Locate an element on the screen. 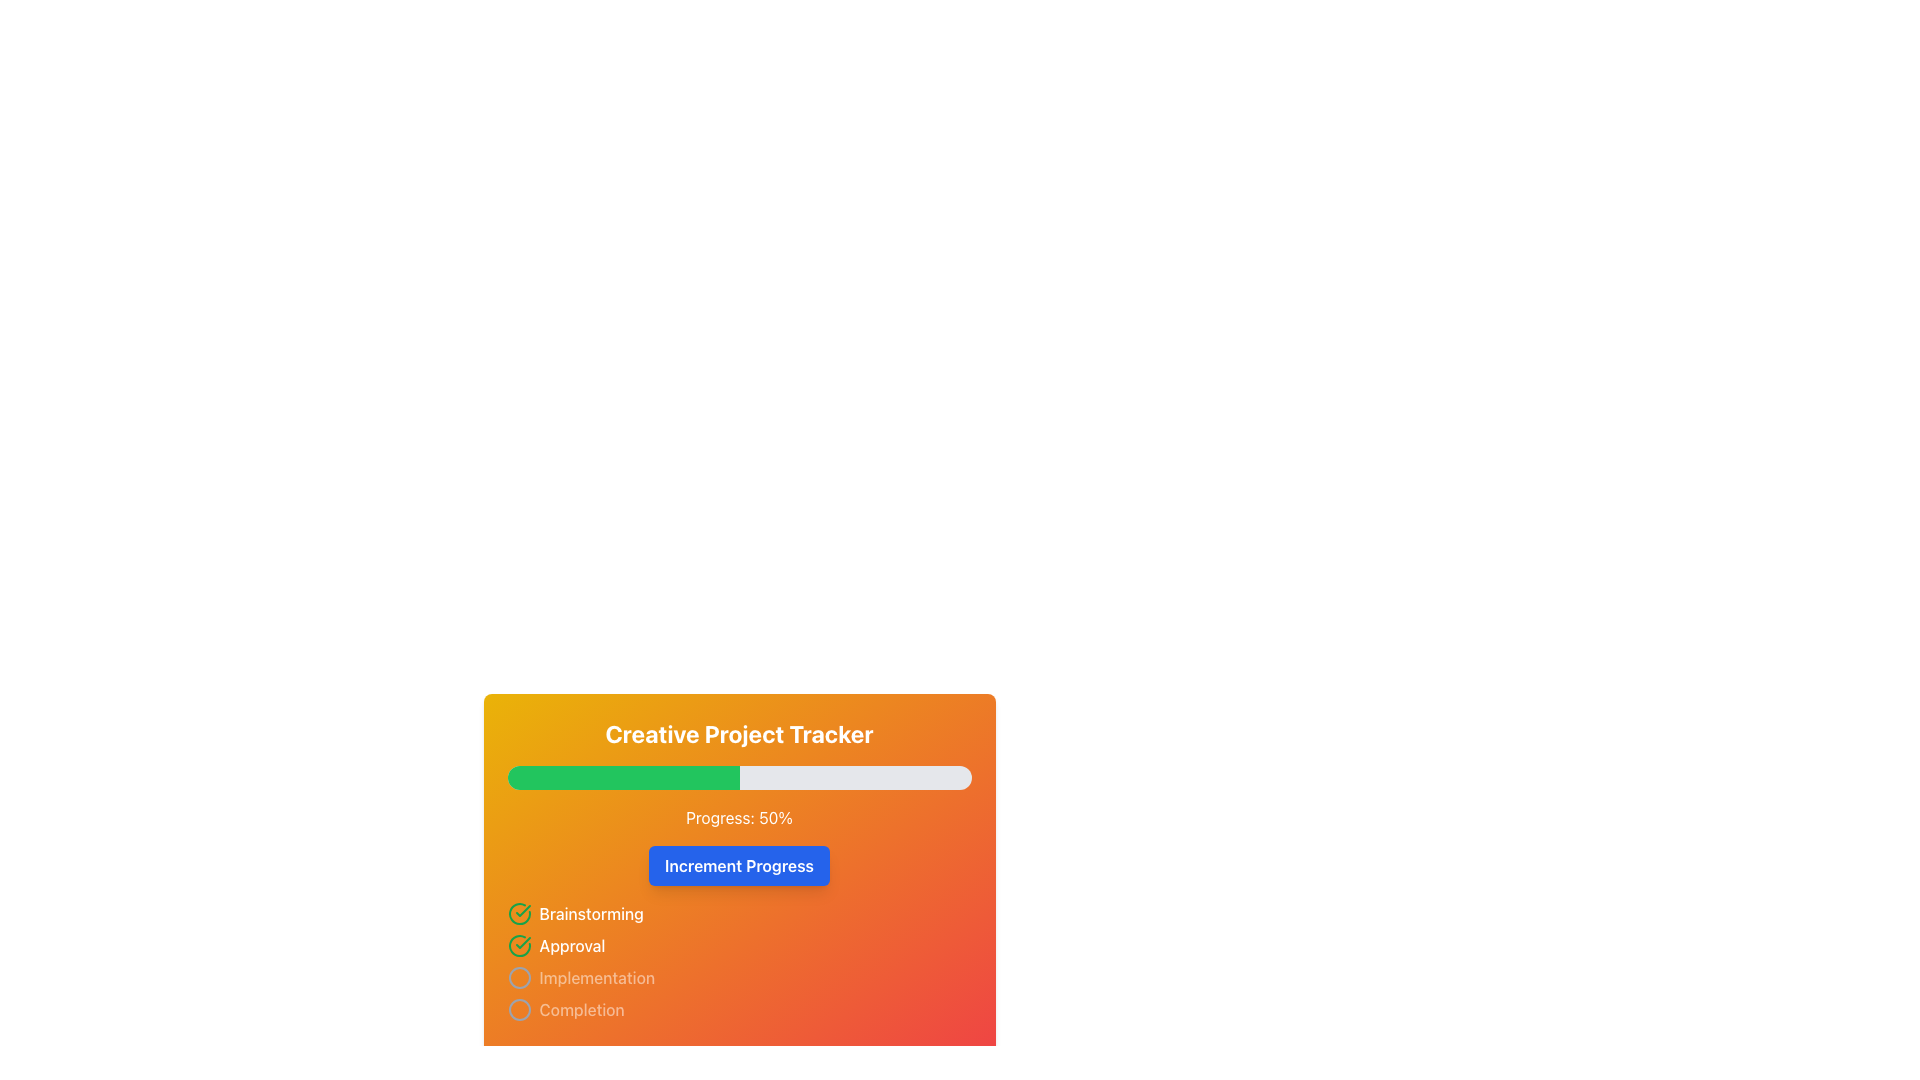 The height and width of the screenshot is (1080, 1920). the status indicator icon for the 'Brainstorming' phase in the Creative Project Tracker checklist, located to the left of the 'Brainstorming' text is located at coordinates (519, 914).